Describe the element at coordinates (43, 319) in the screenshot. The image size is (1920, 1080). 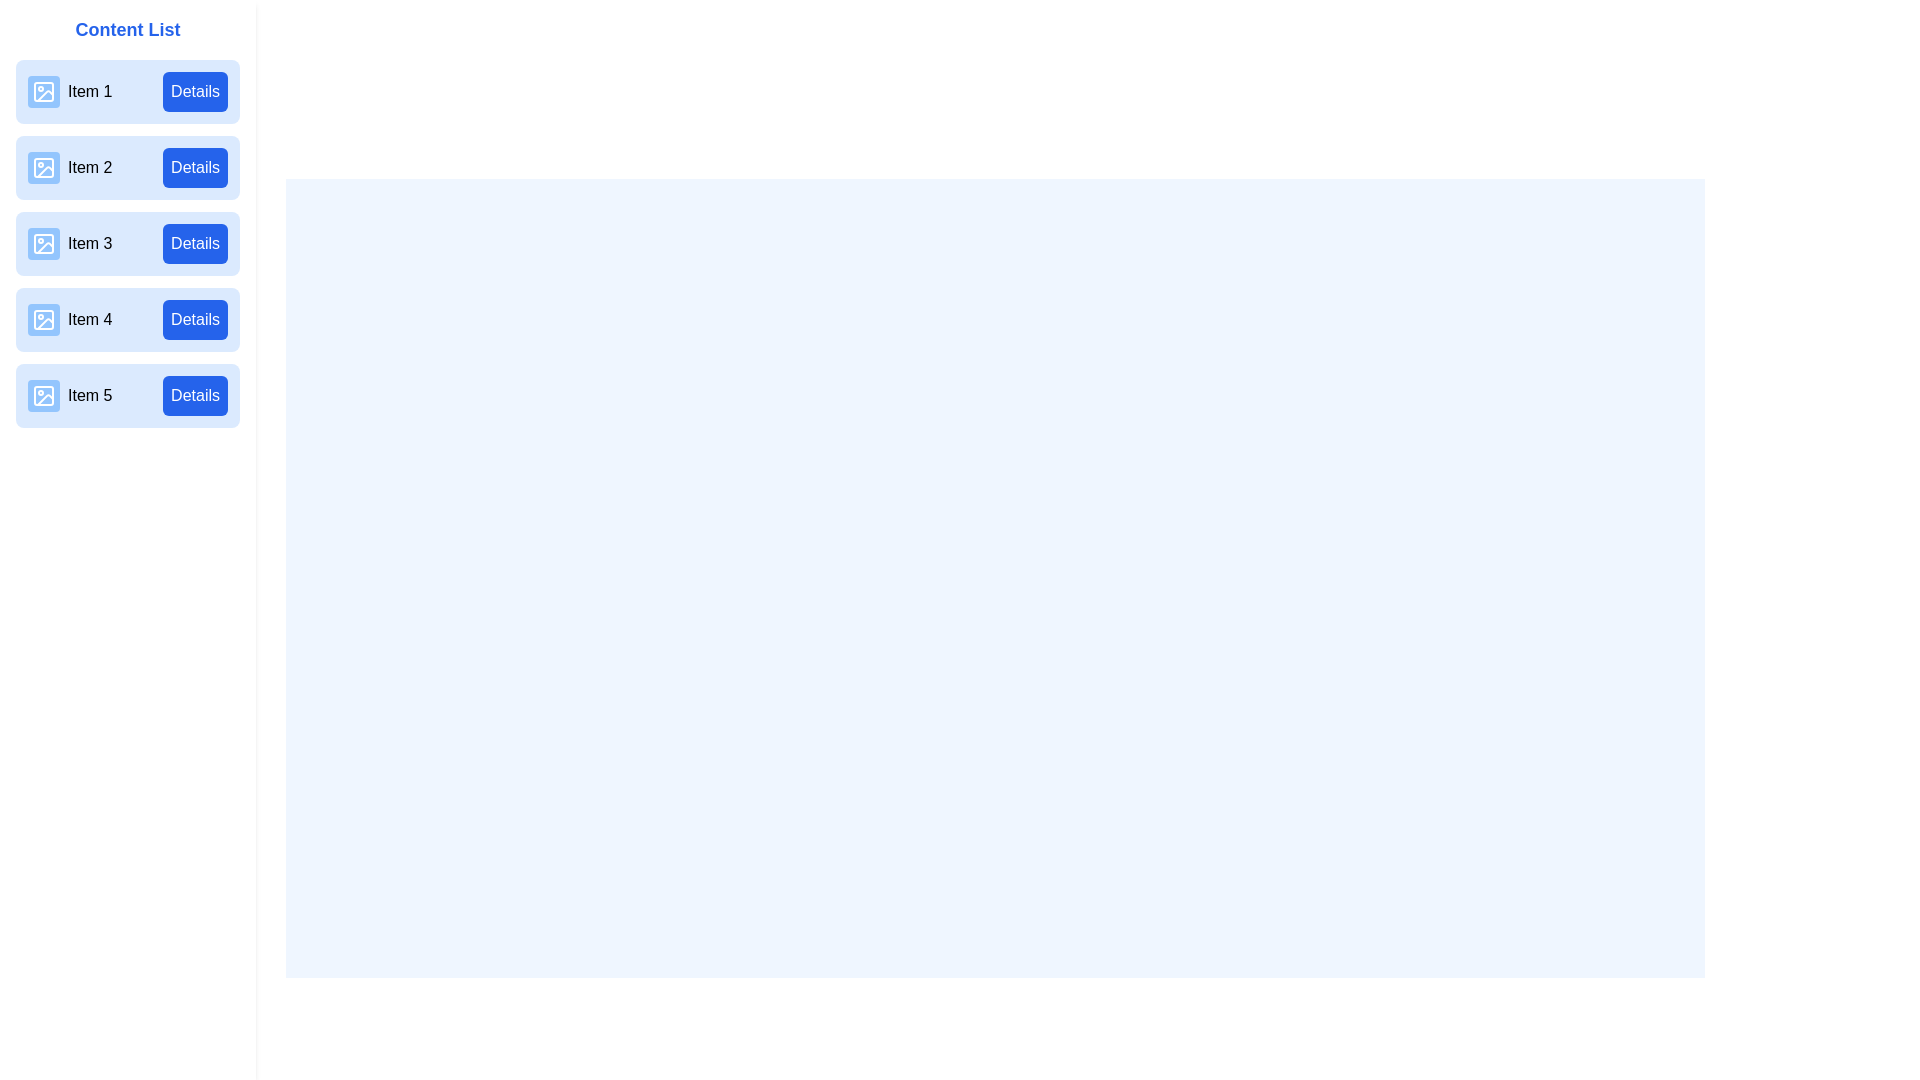
I see `the decorative rectangle within the SVG element located in the image icon of 'Item 4', positioned centrally in the icon's area` at that location.